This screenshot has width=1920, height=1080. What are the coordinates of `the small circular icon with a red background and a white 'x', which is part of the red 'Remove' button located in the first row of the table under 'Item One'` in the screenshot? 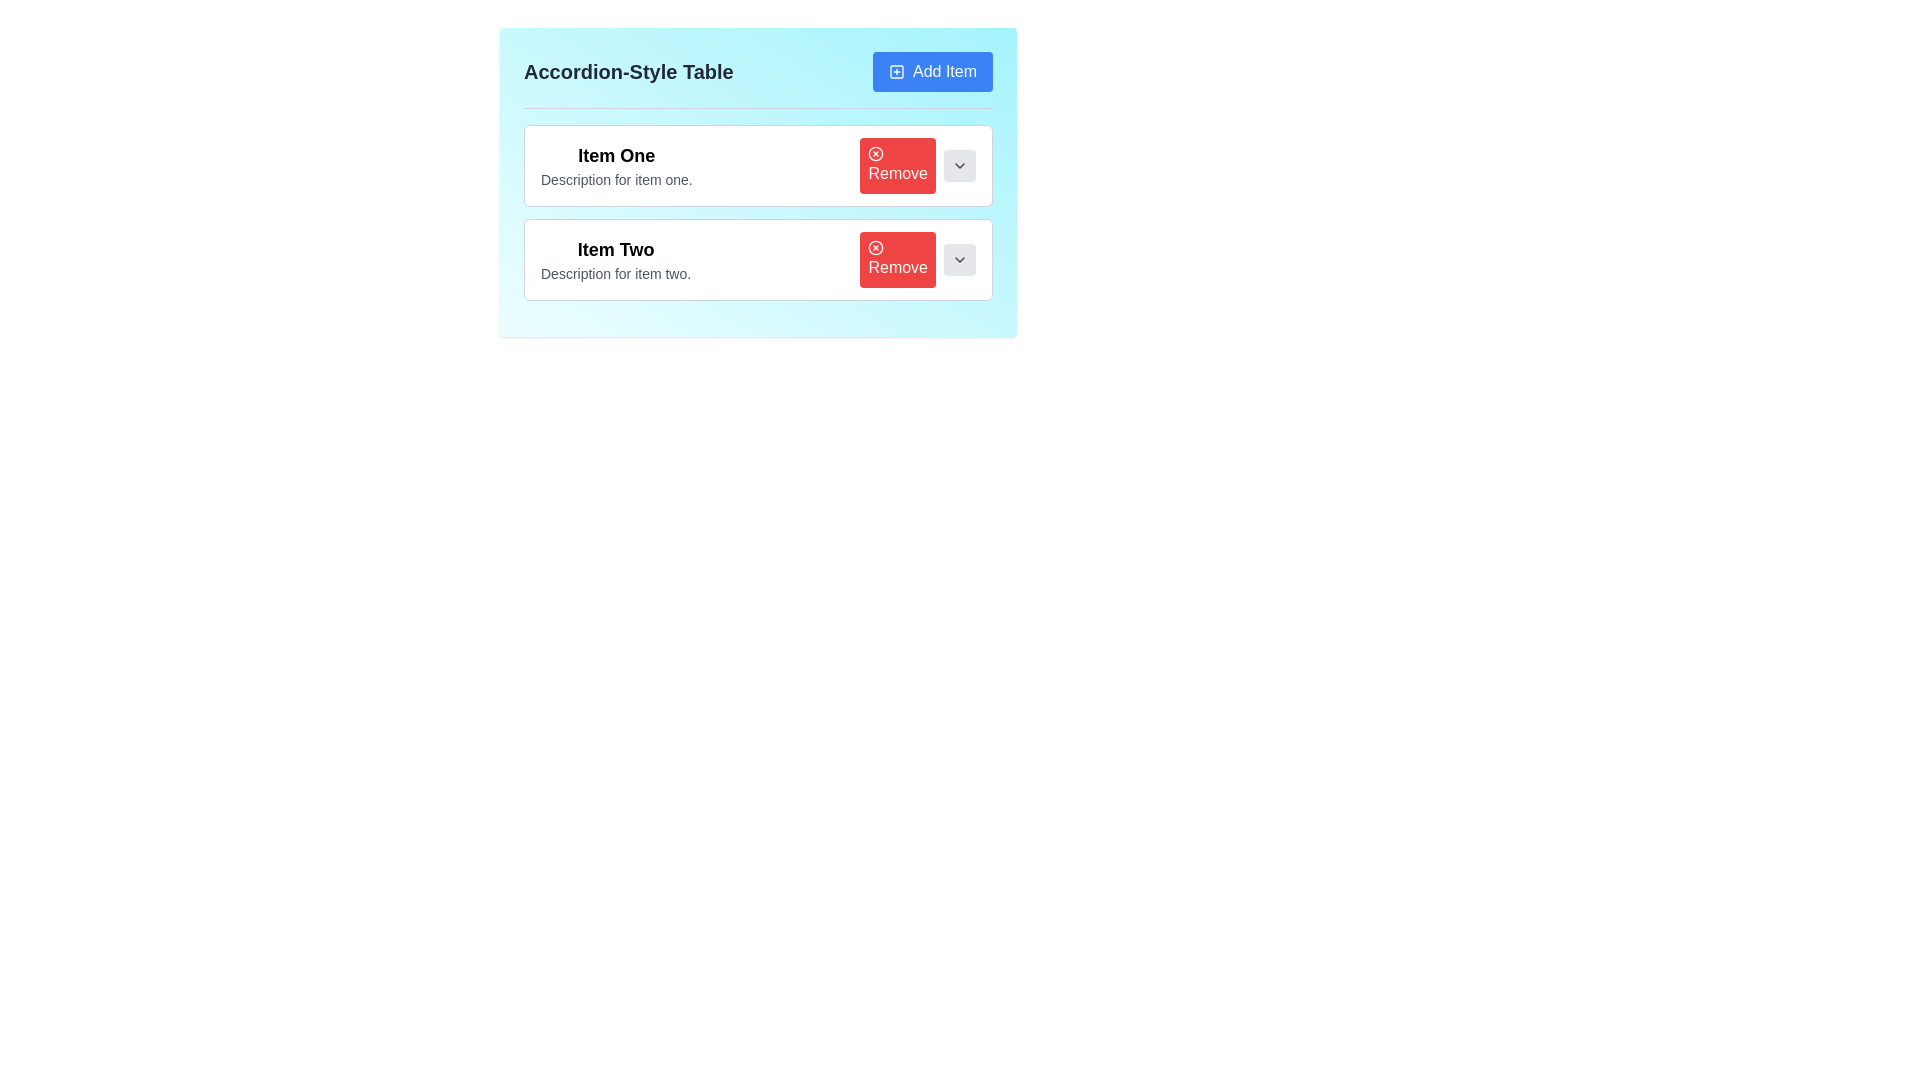 It's located at (876, 153).